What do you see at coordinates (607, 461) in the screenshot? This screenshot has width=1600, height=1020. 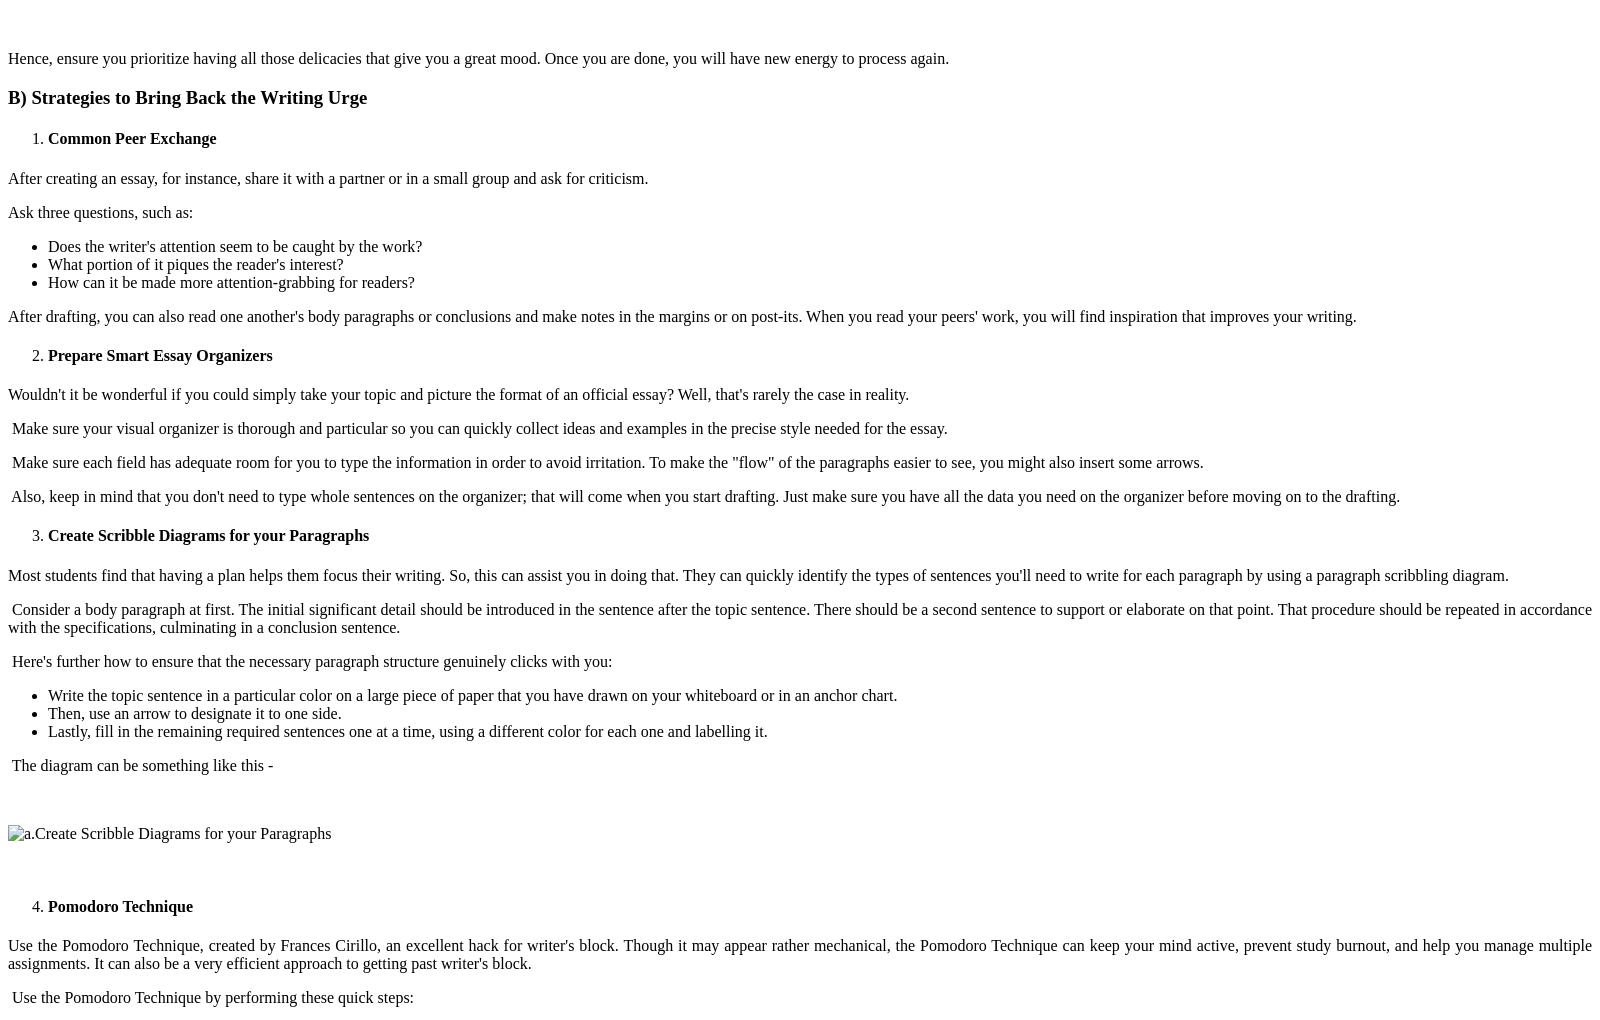 I see `'Make sure each field has adequate room for you to type the information in order to avoid irritation. To make the "flow" of the paragraphs easier to see, you might also insert some arrows.'` at bounding box center [607, 461].